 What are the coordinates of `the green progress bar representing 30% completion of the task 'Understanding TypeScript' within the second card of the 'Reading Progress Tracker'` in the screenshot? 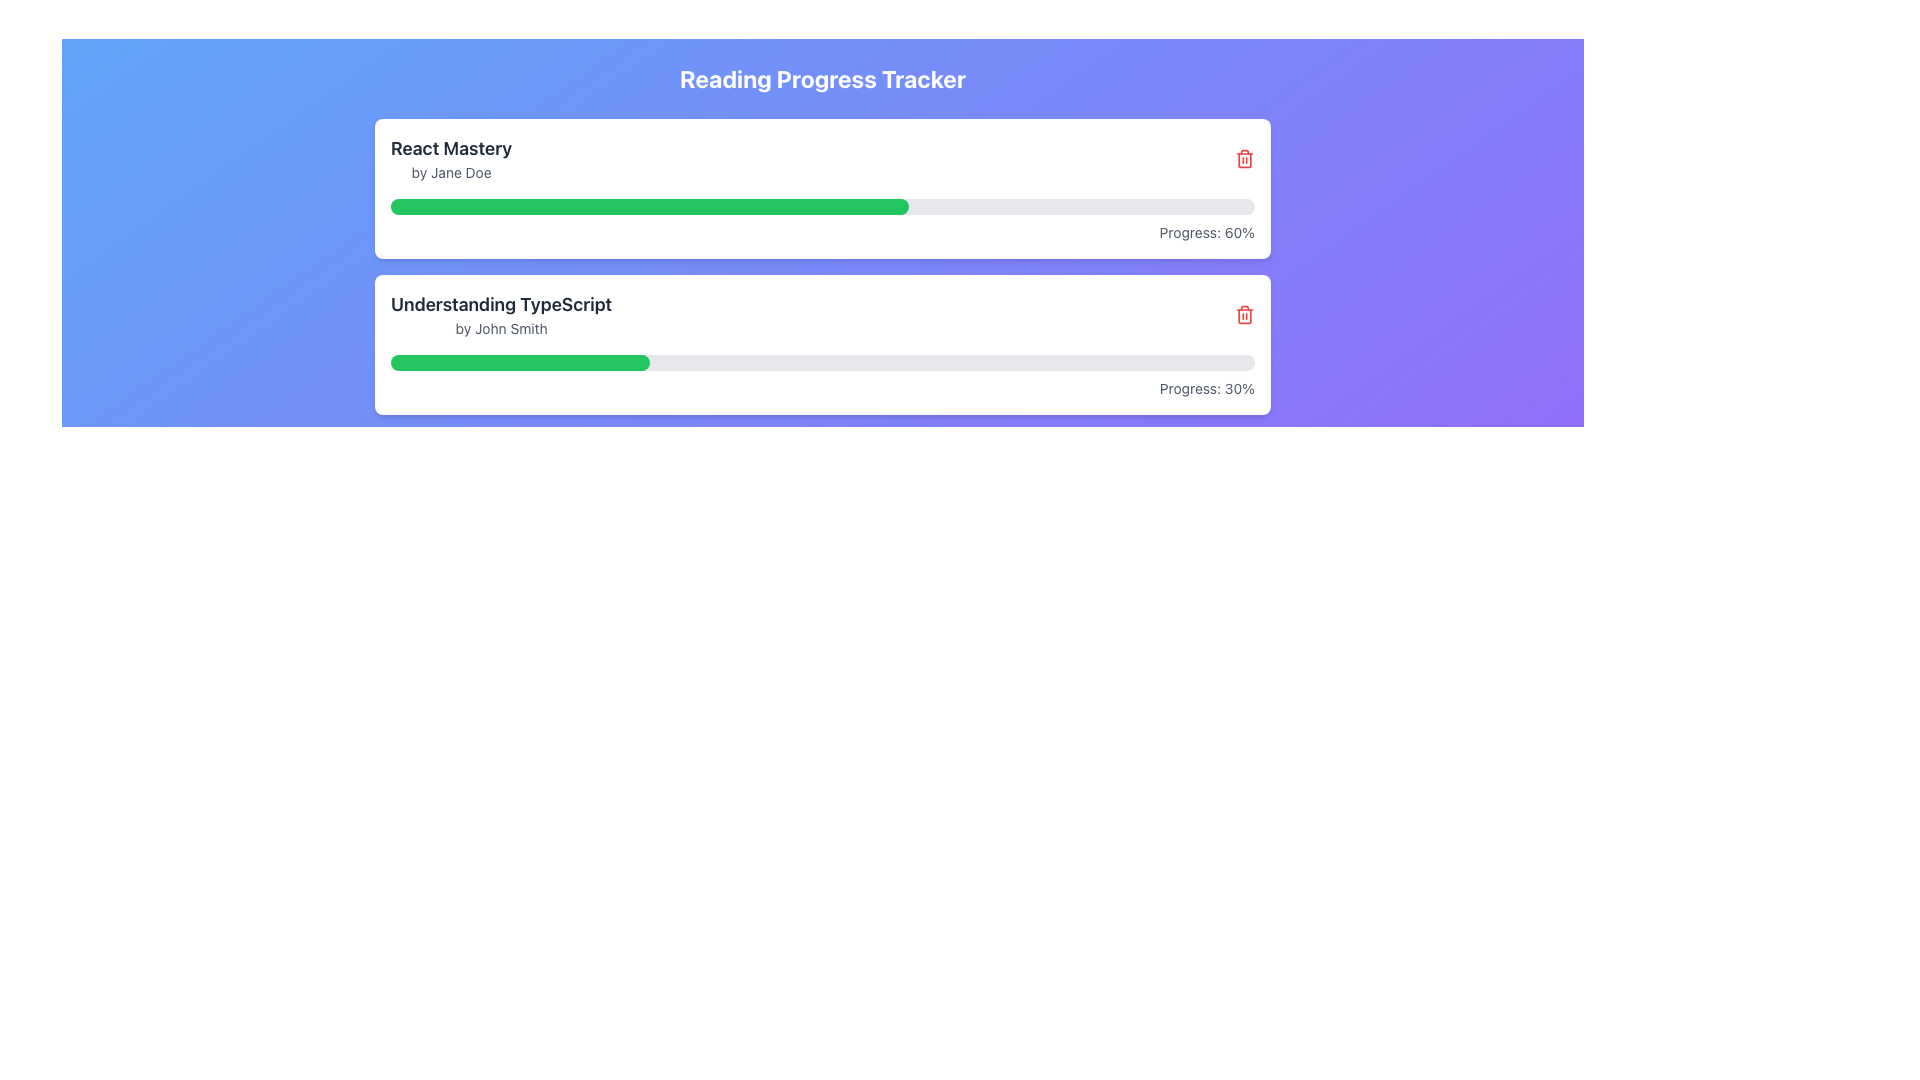 It's located at (520, 362).